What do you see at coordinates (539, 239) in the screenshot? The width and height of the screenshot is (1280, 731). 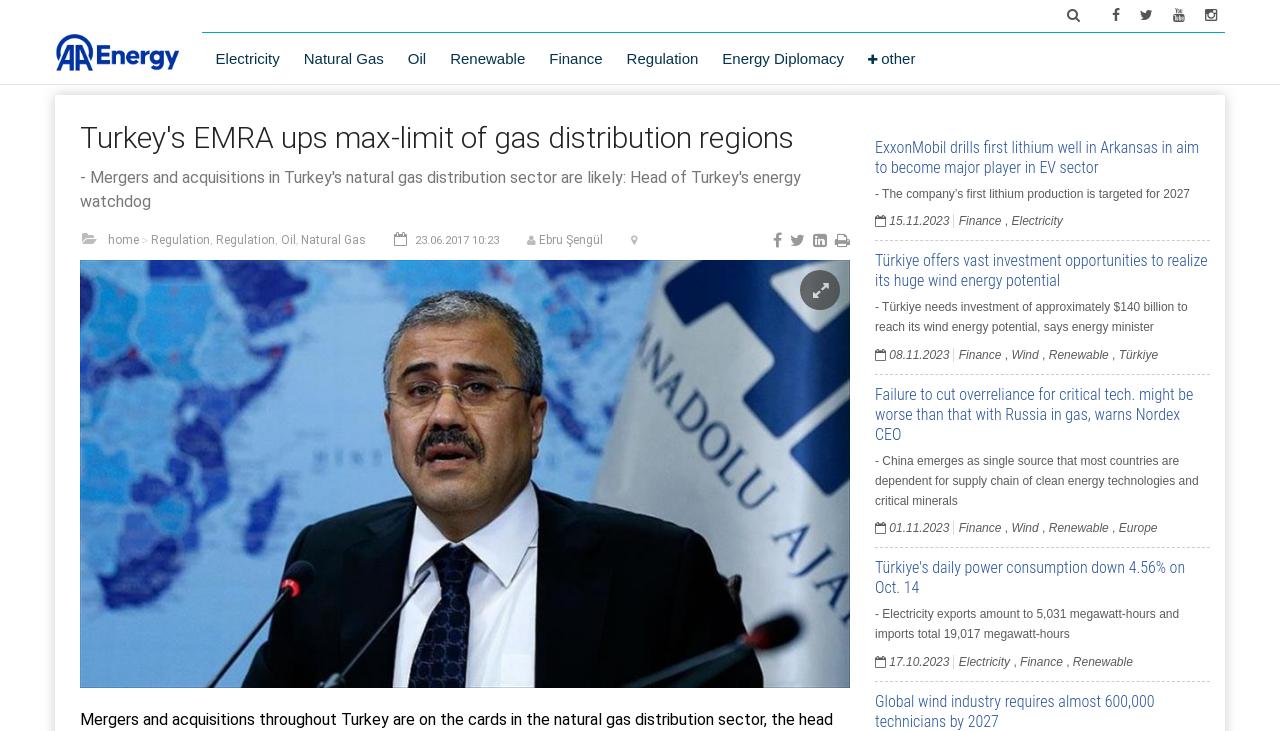 I see `'Ebru Şengül'` at bounding box center [539, 239].